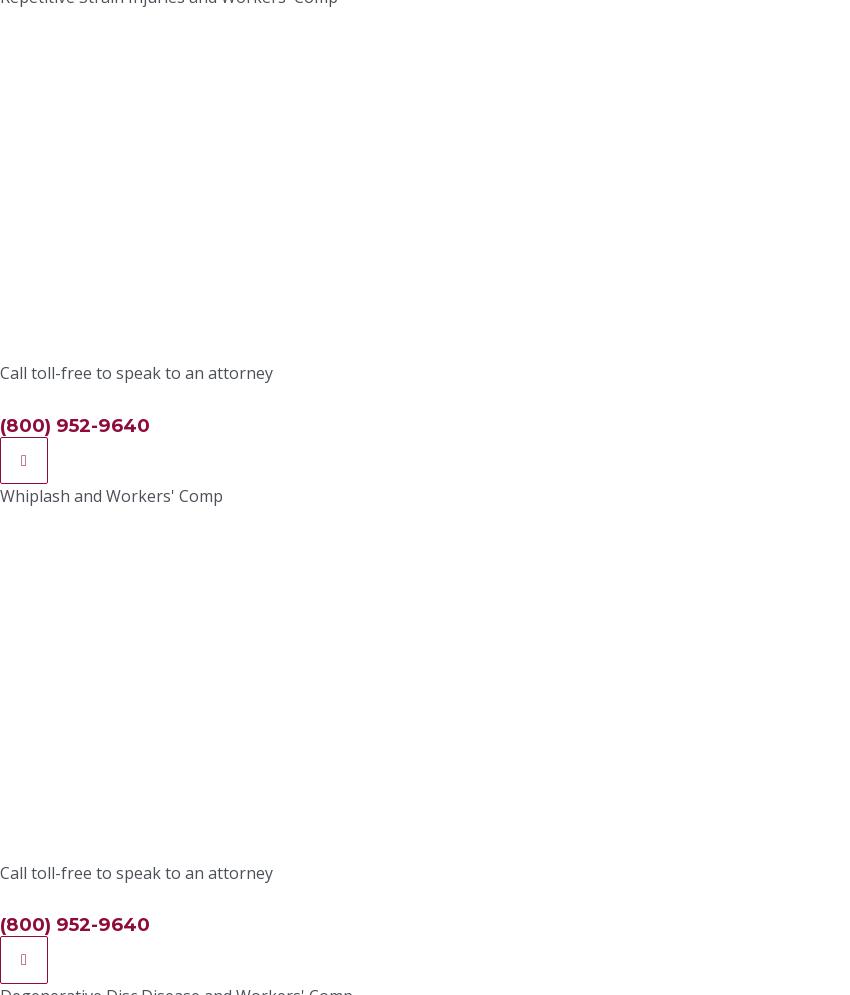  I want to click on 'Injuries Caused By Defective Products', so click(235, 311).